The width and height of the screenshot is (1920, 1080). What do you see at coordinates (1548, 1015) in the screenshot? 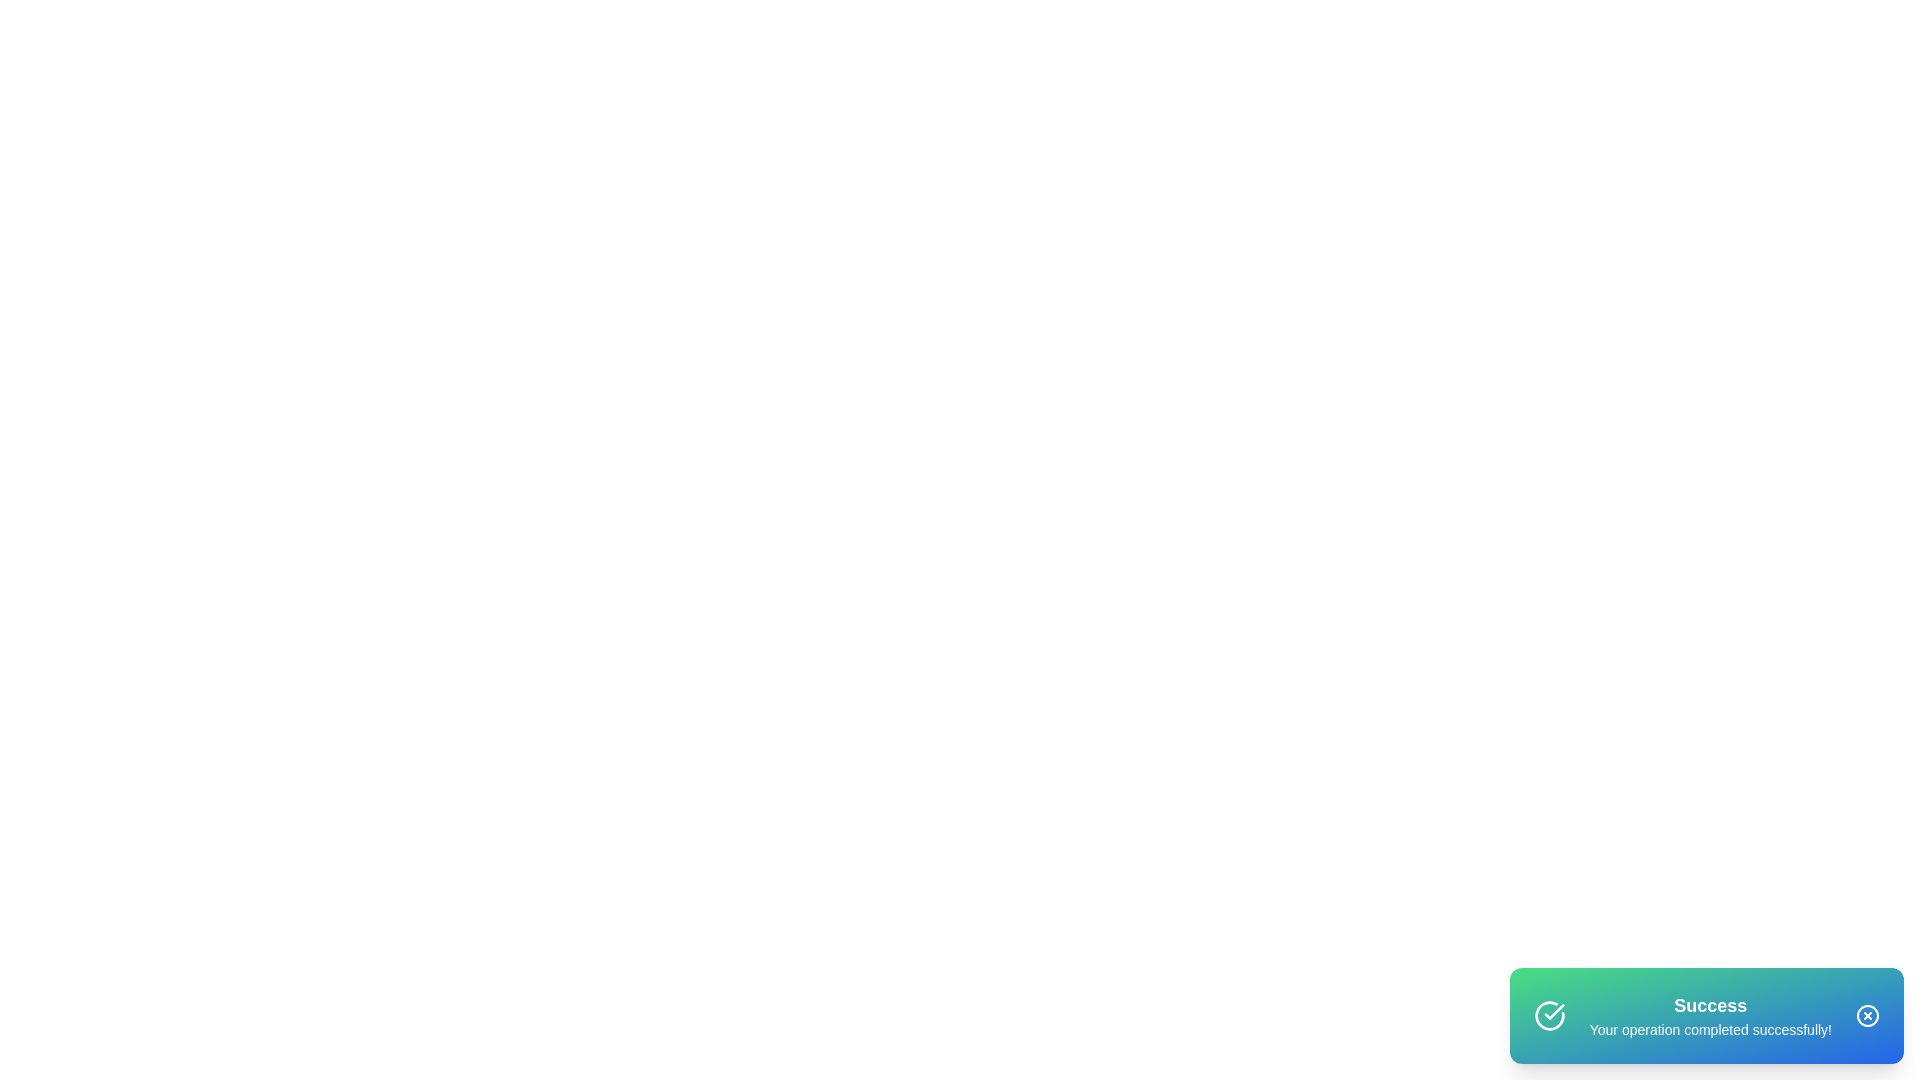
I see `the checkmark icon in the snackbar to understand its affordance` at bounding box center [1548, 1015].